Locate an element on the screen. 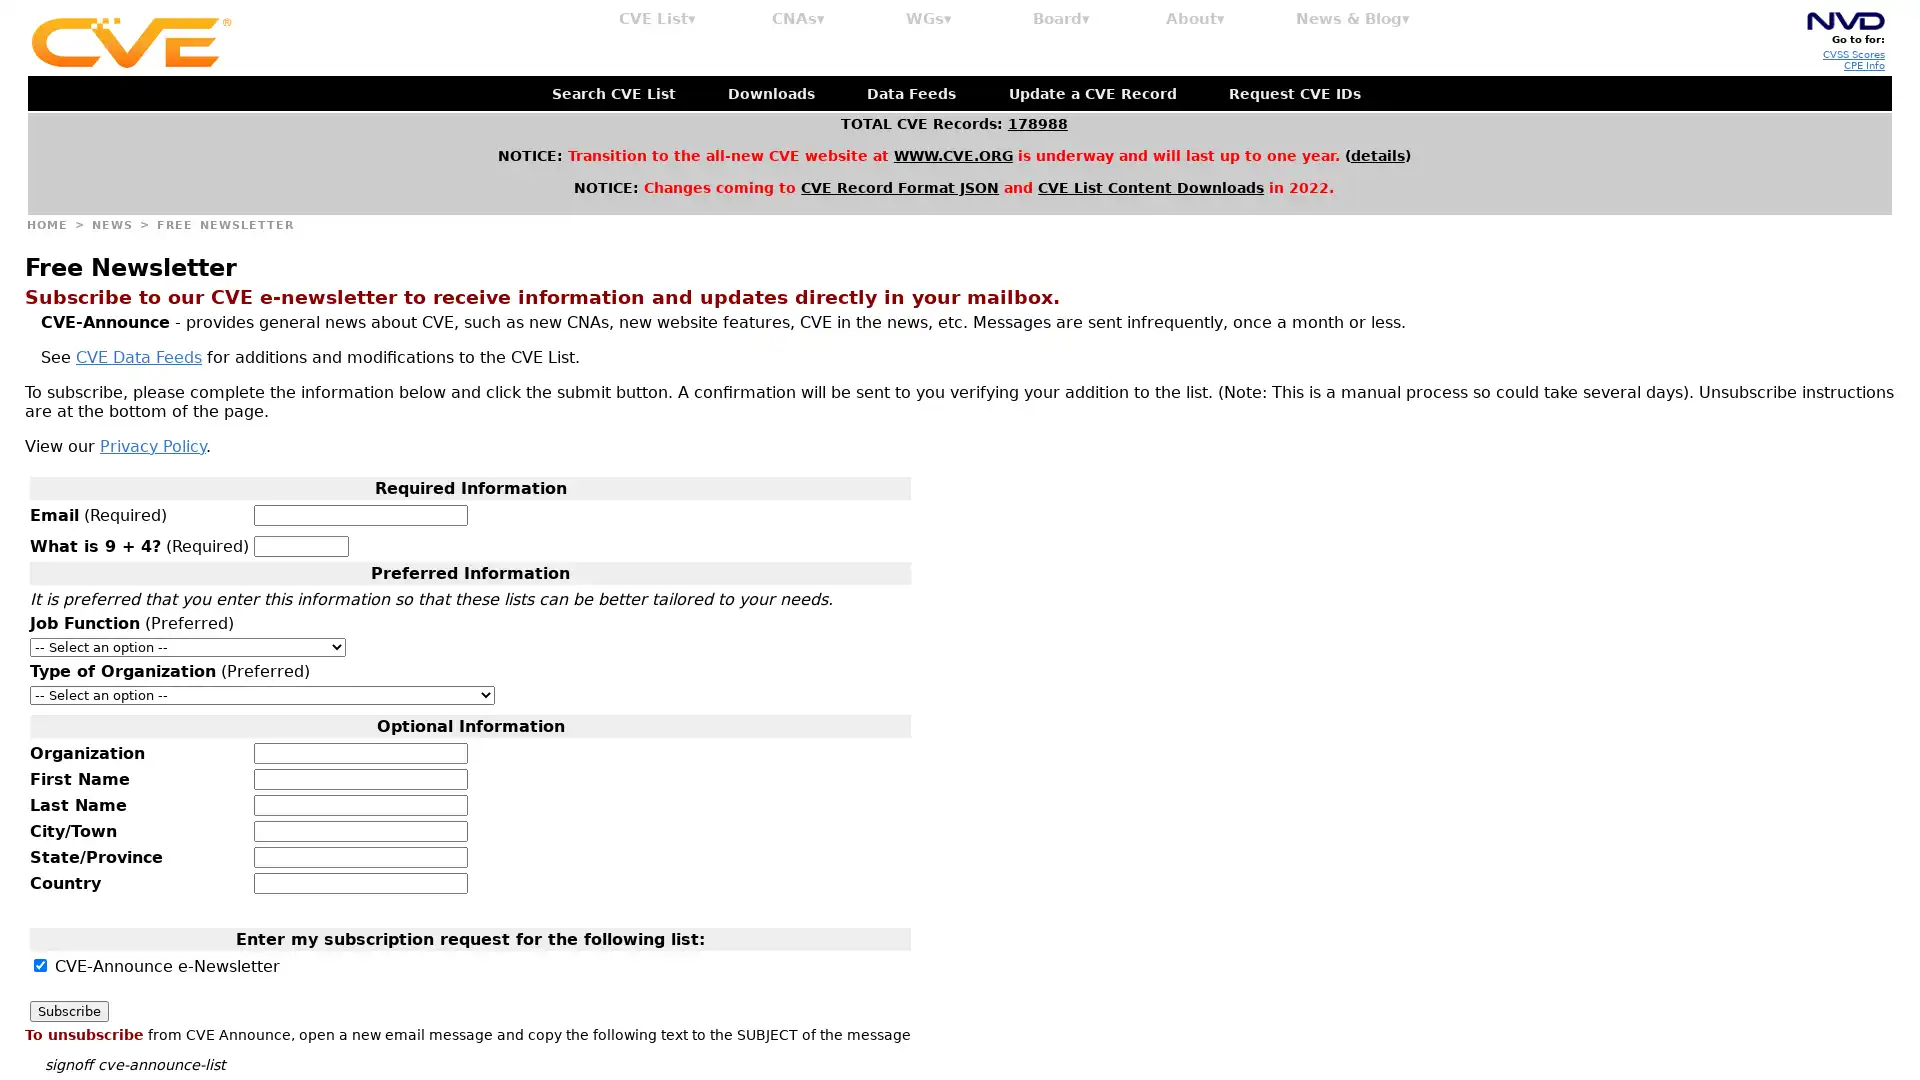 The height and width of the screenshot is (1080, 1920). CVE List is located at coordinates (657, 19).